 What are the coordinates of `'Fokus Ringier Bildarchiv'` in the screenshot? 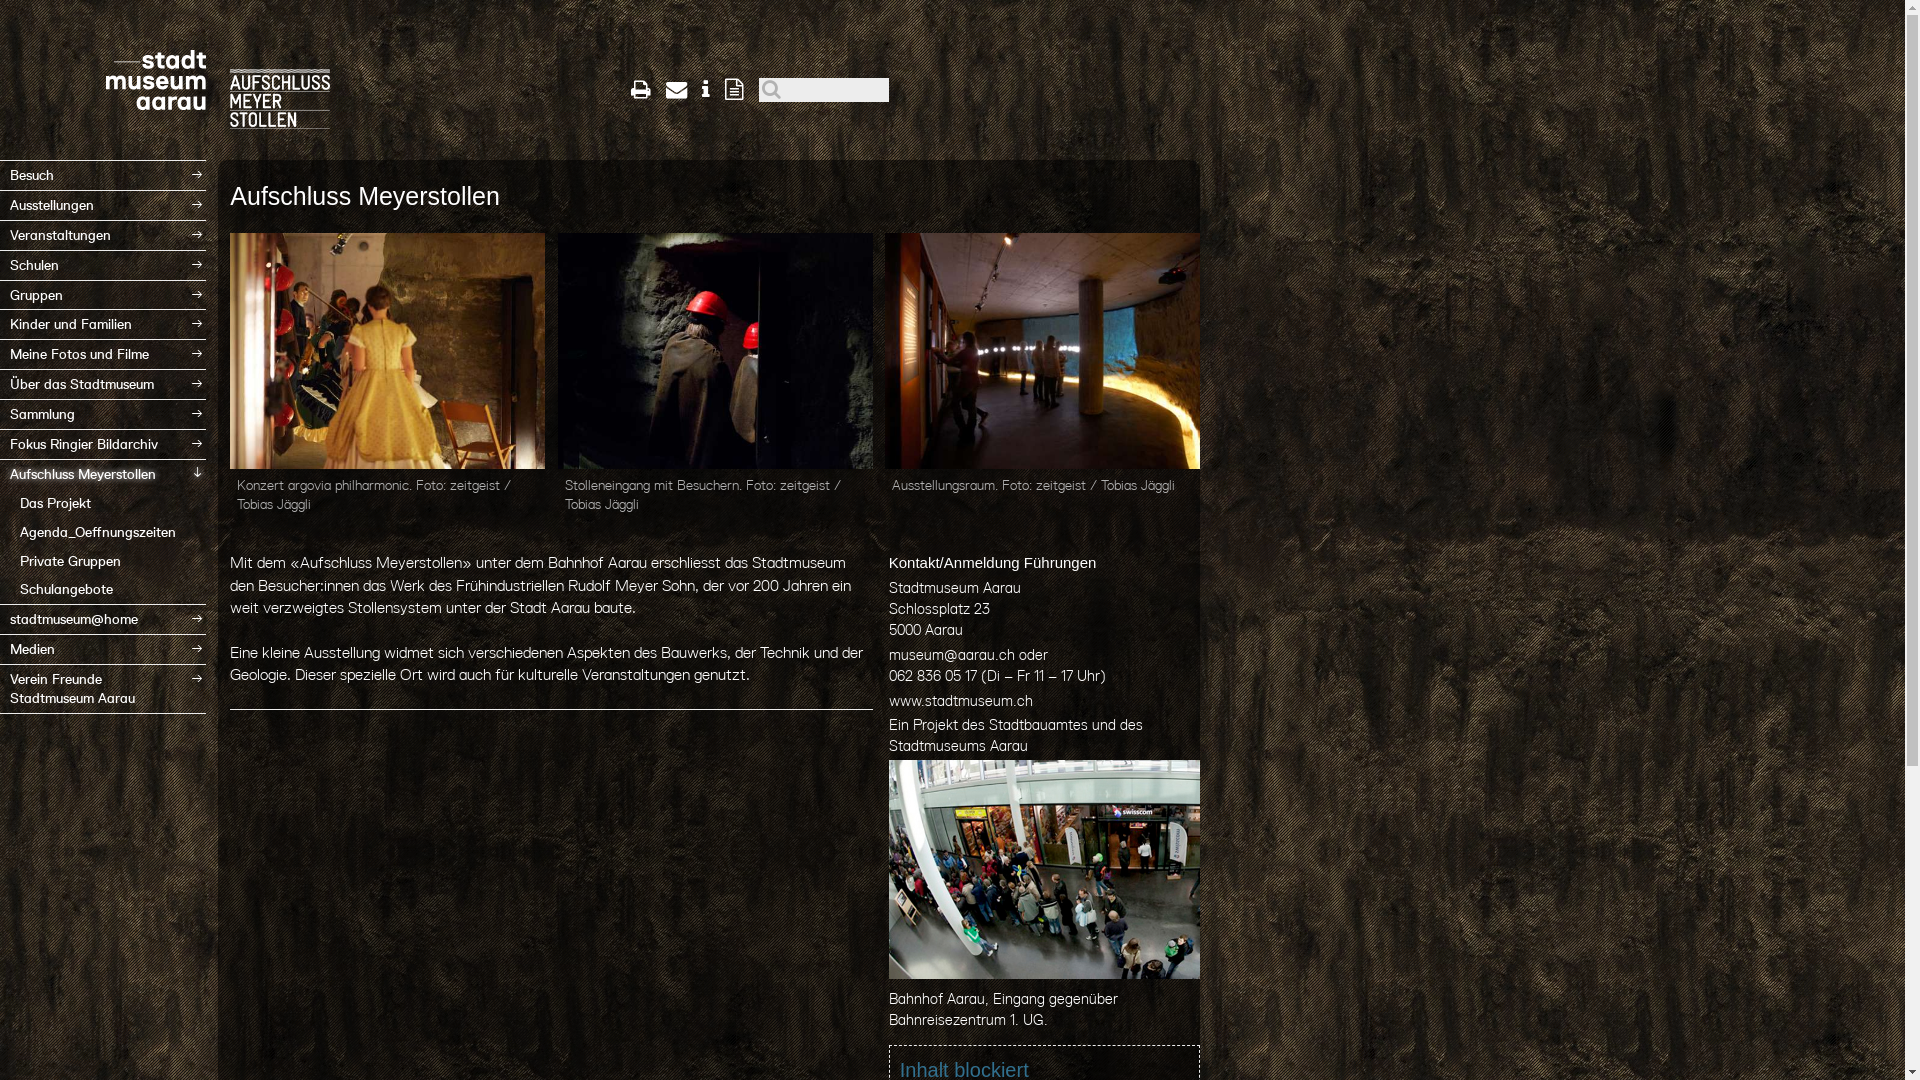 It's located at (101, 443).